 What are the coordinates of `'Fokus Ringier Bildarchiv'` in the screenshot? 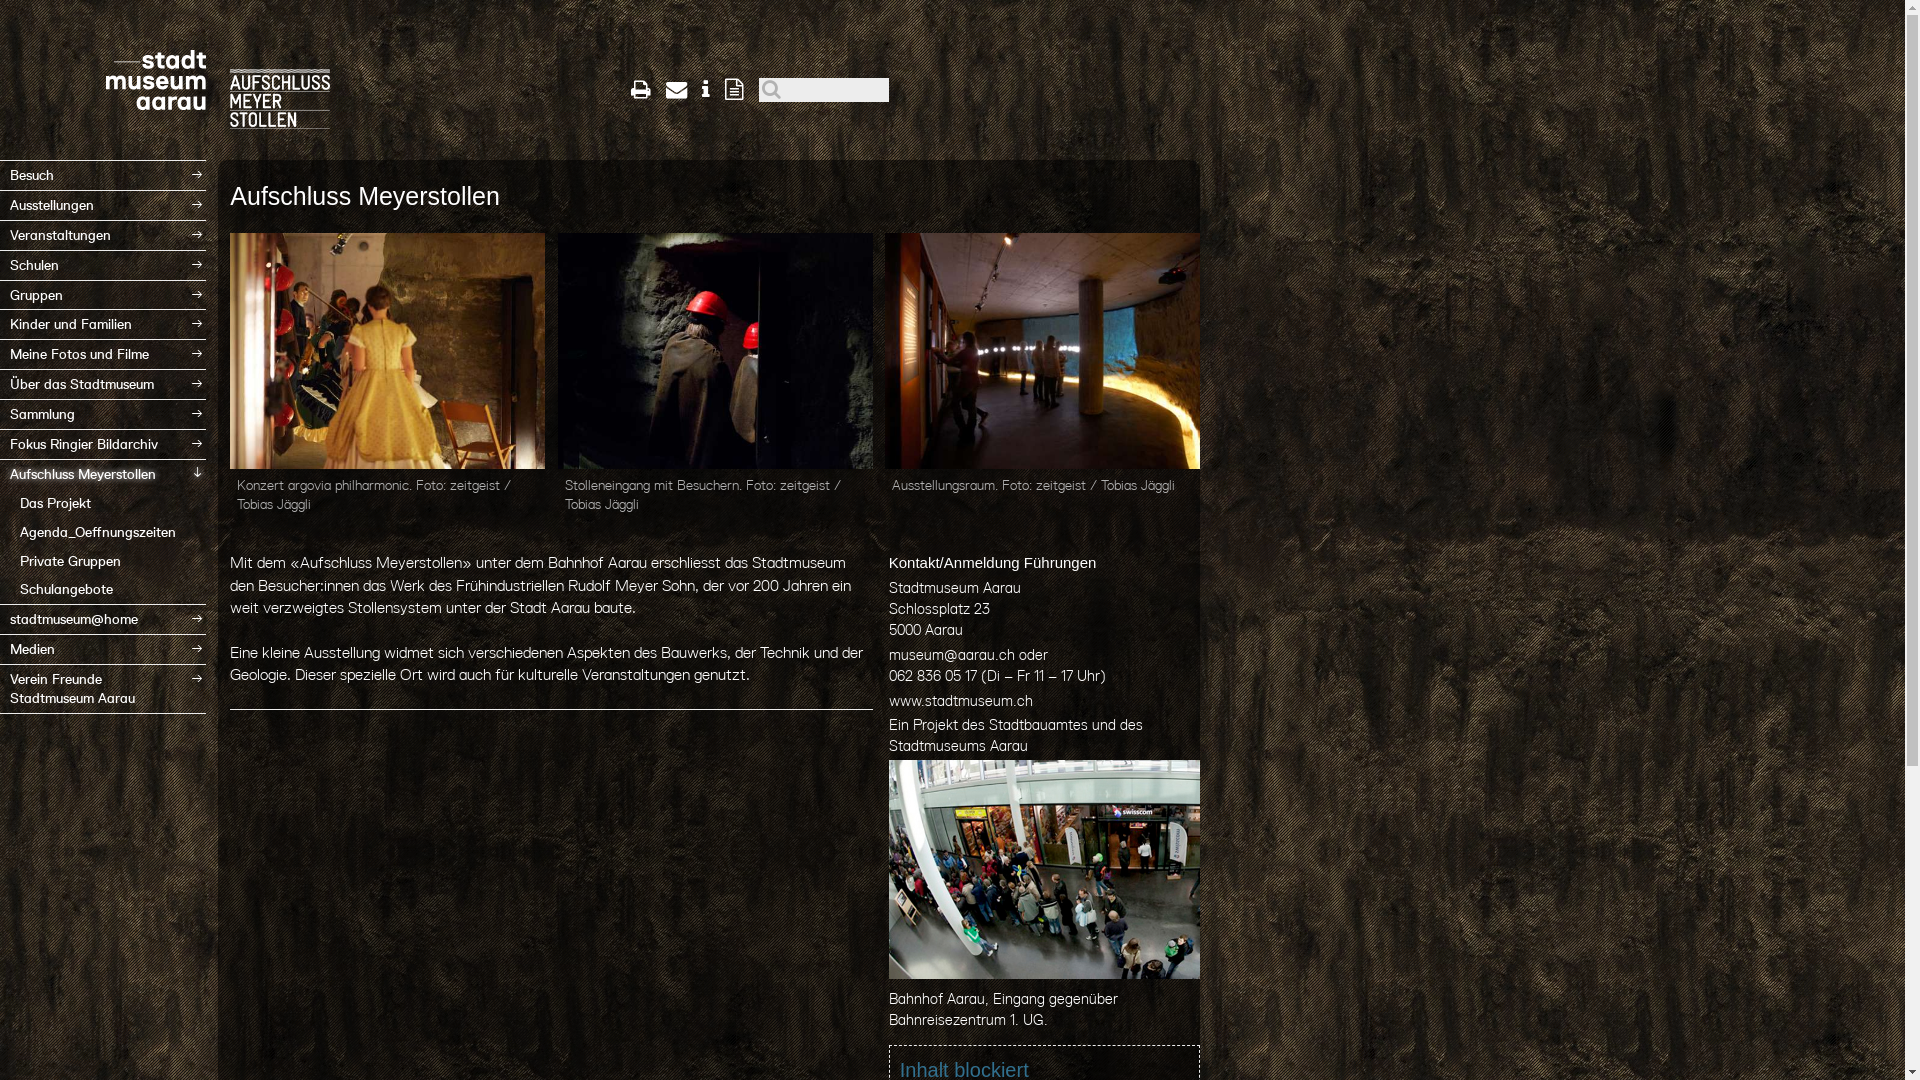 It's located at (101, 443).